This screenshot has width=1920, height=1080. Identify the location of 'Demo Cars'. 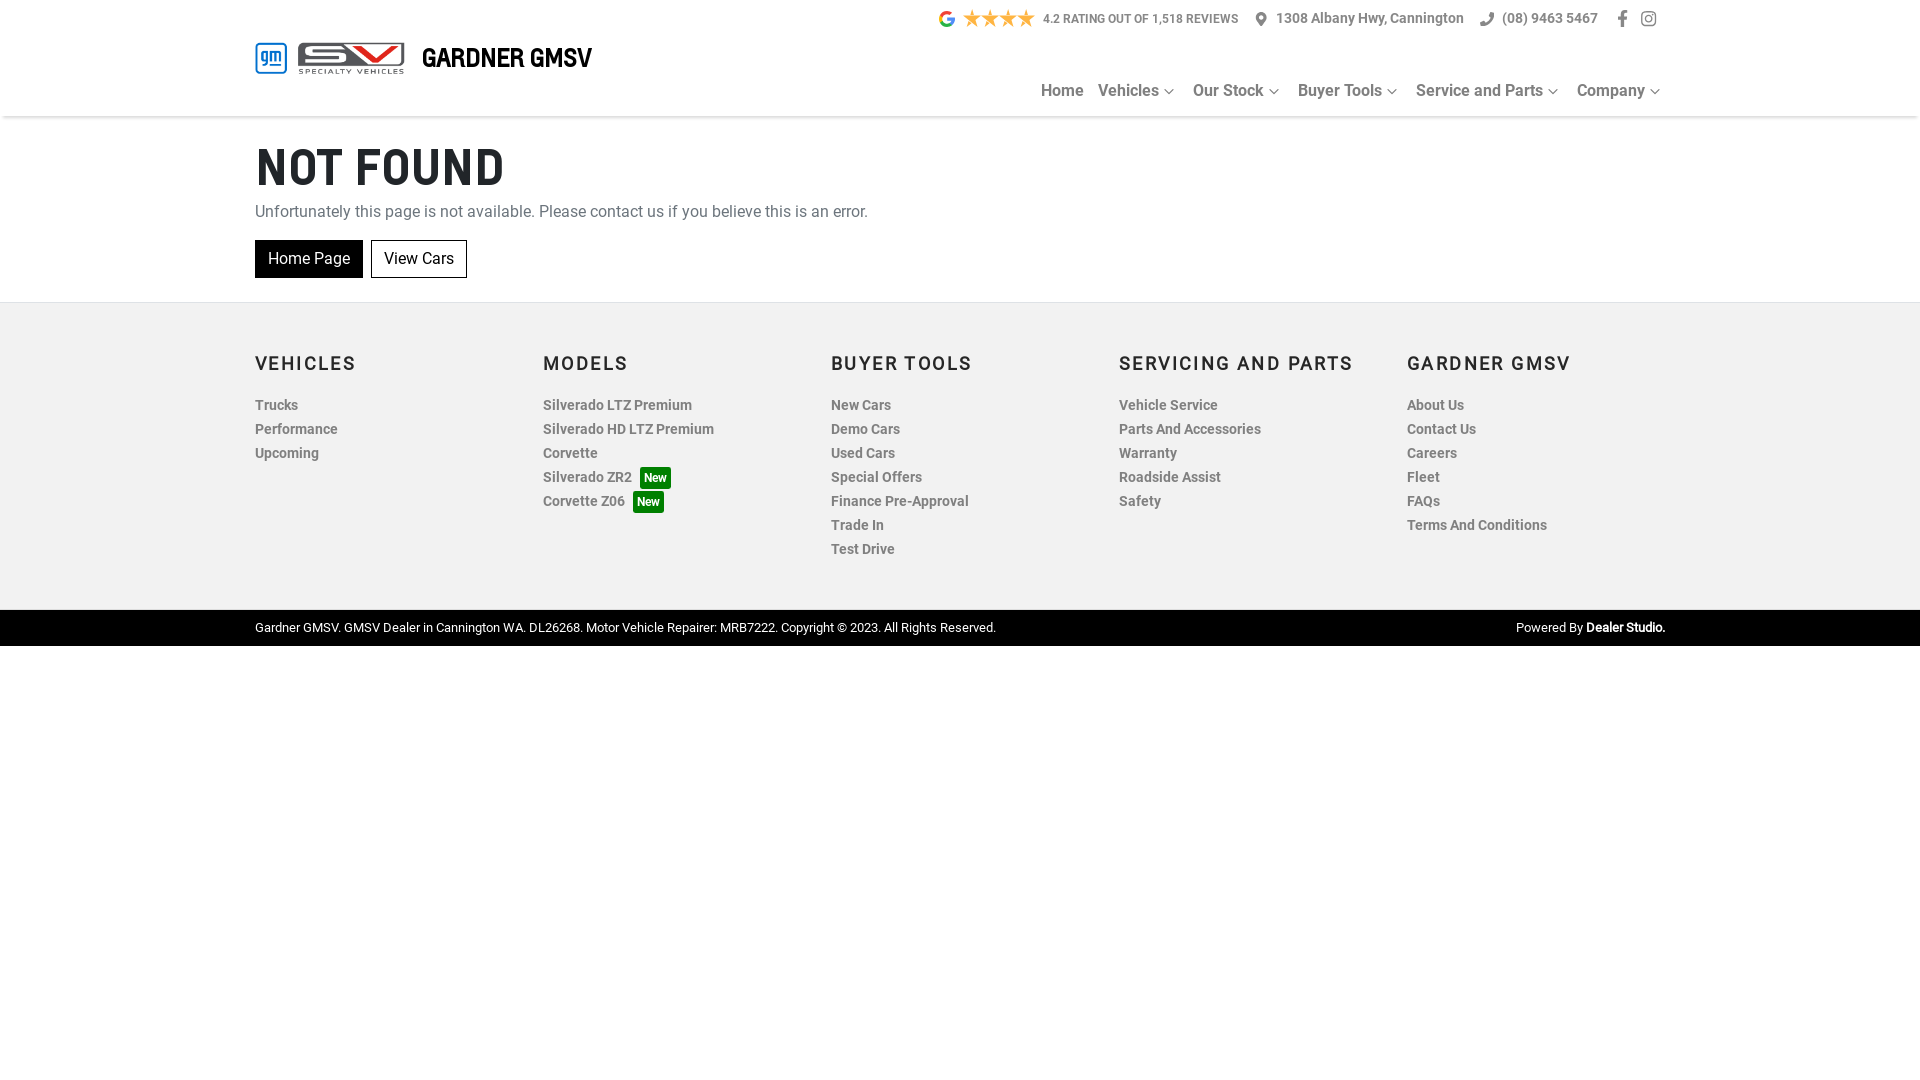
(865, 428).